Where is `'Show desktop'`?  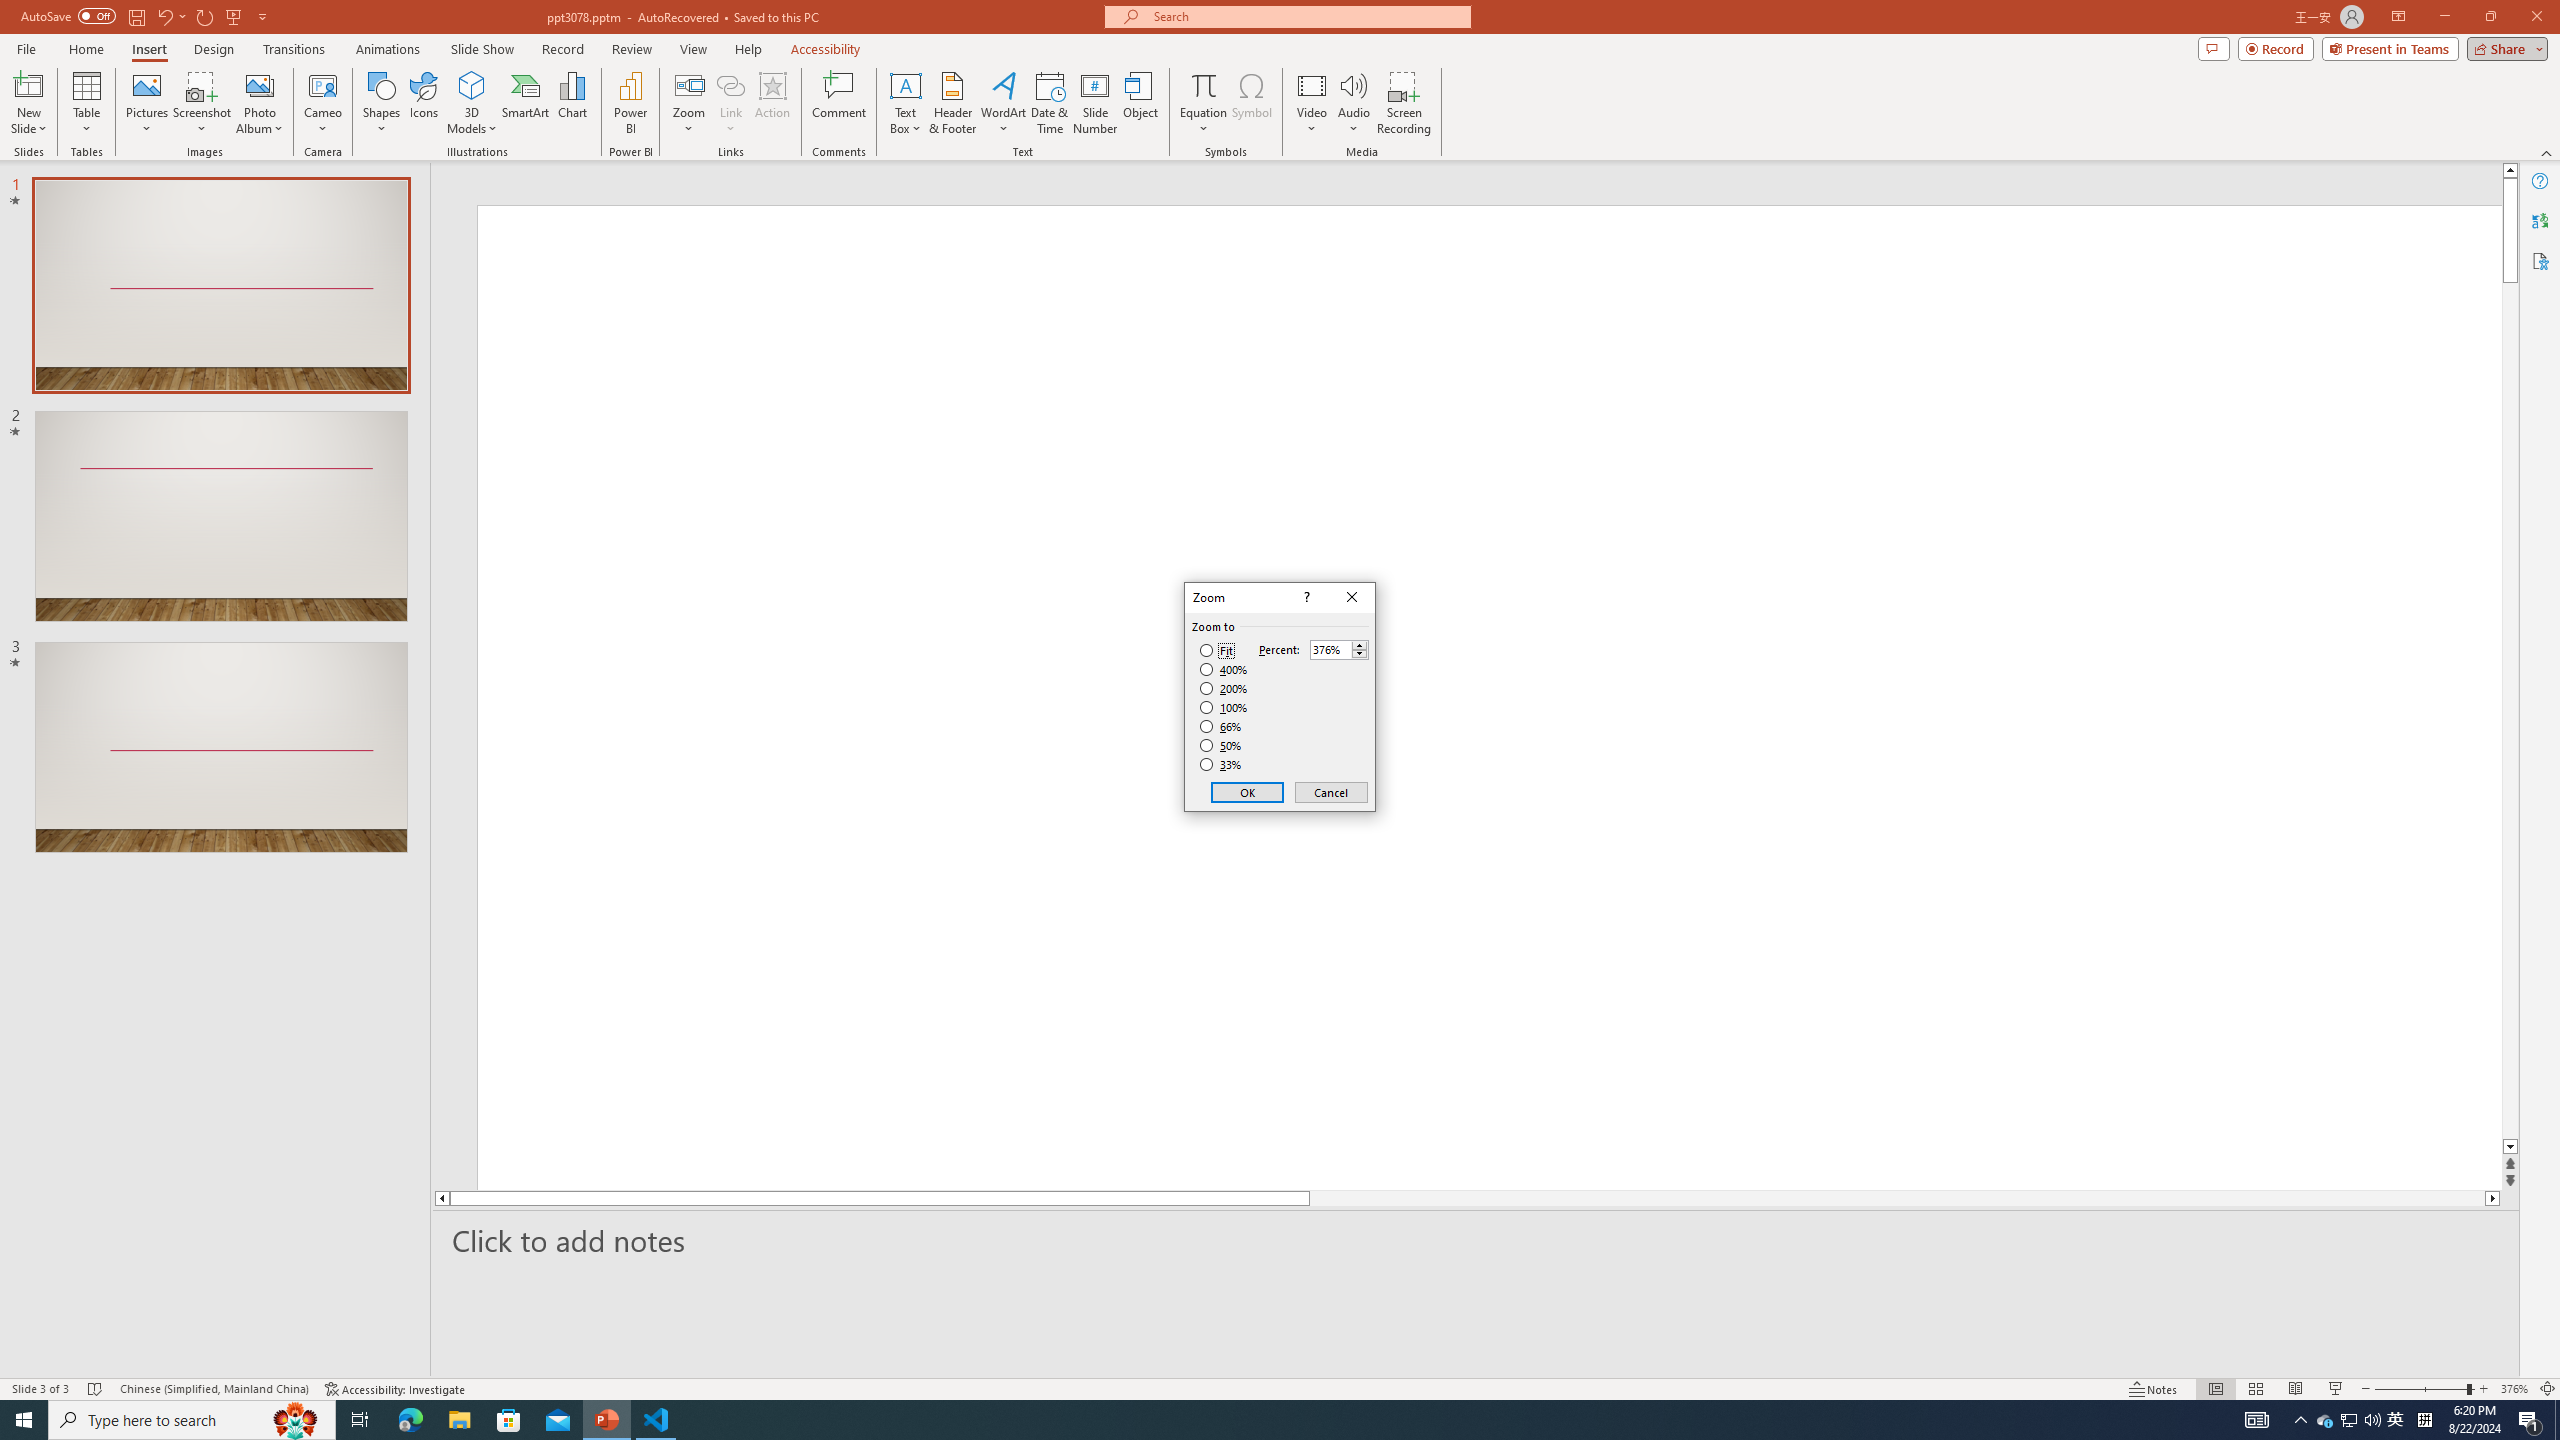
'Show desktop' is located at coordinates (2556, 1418).